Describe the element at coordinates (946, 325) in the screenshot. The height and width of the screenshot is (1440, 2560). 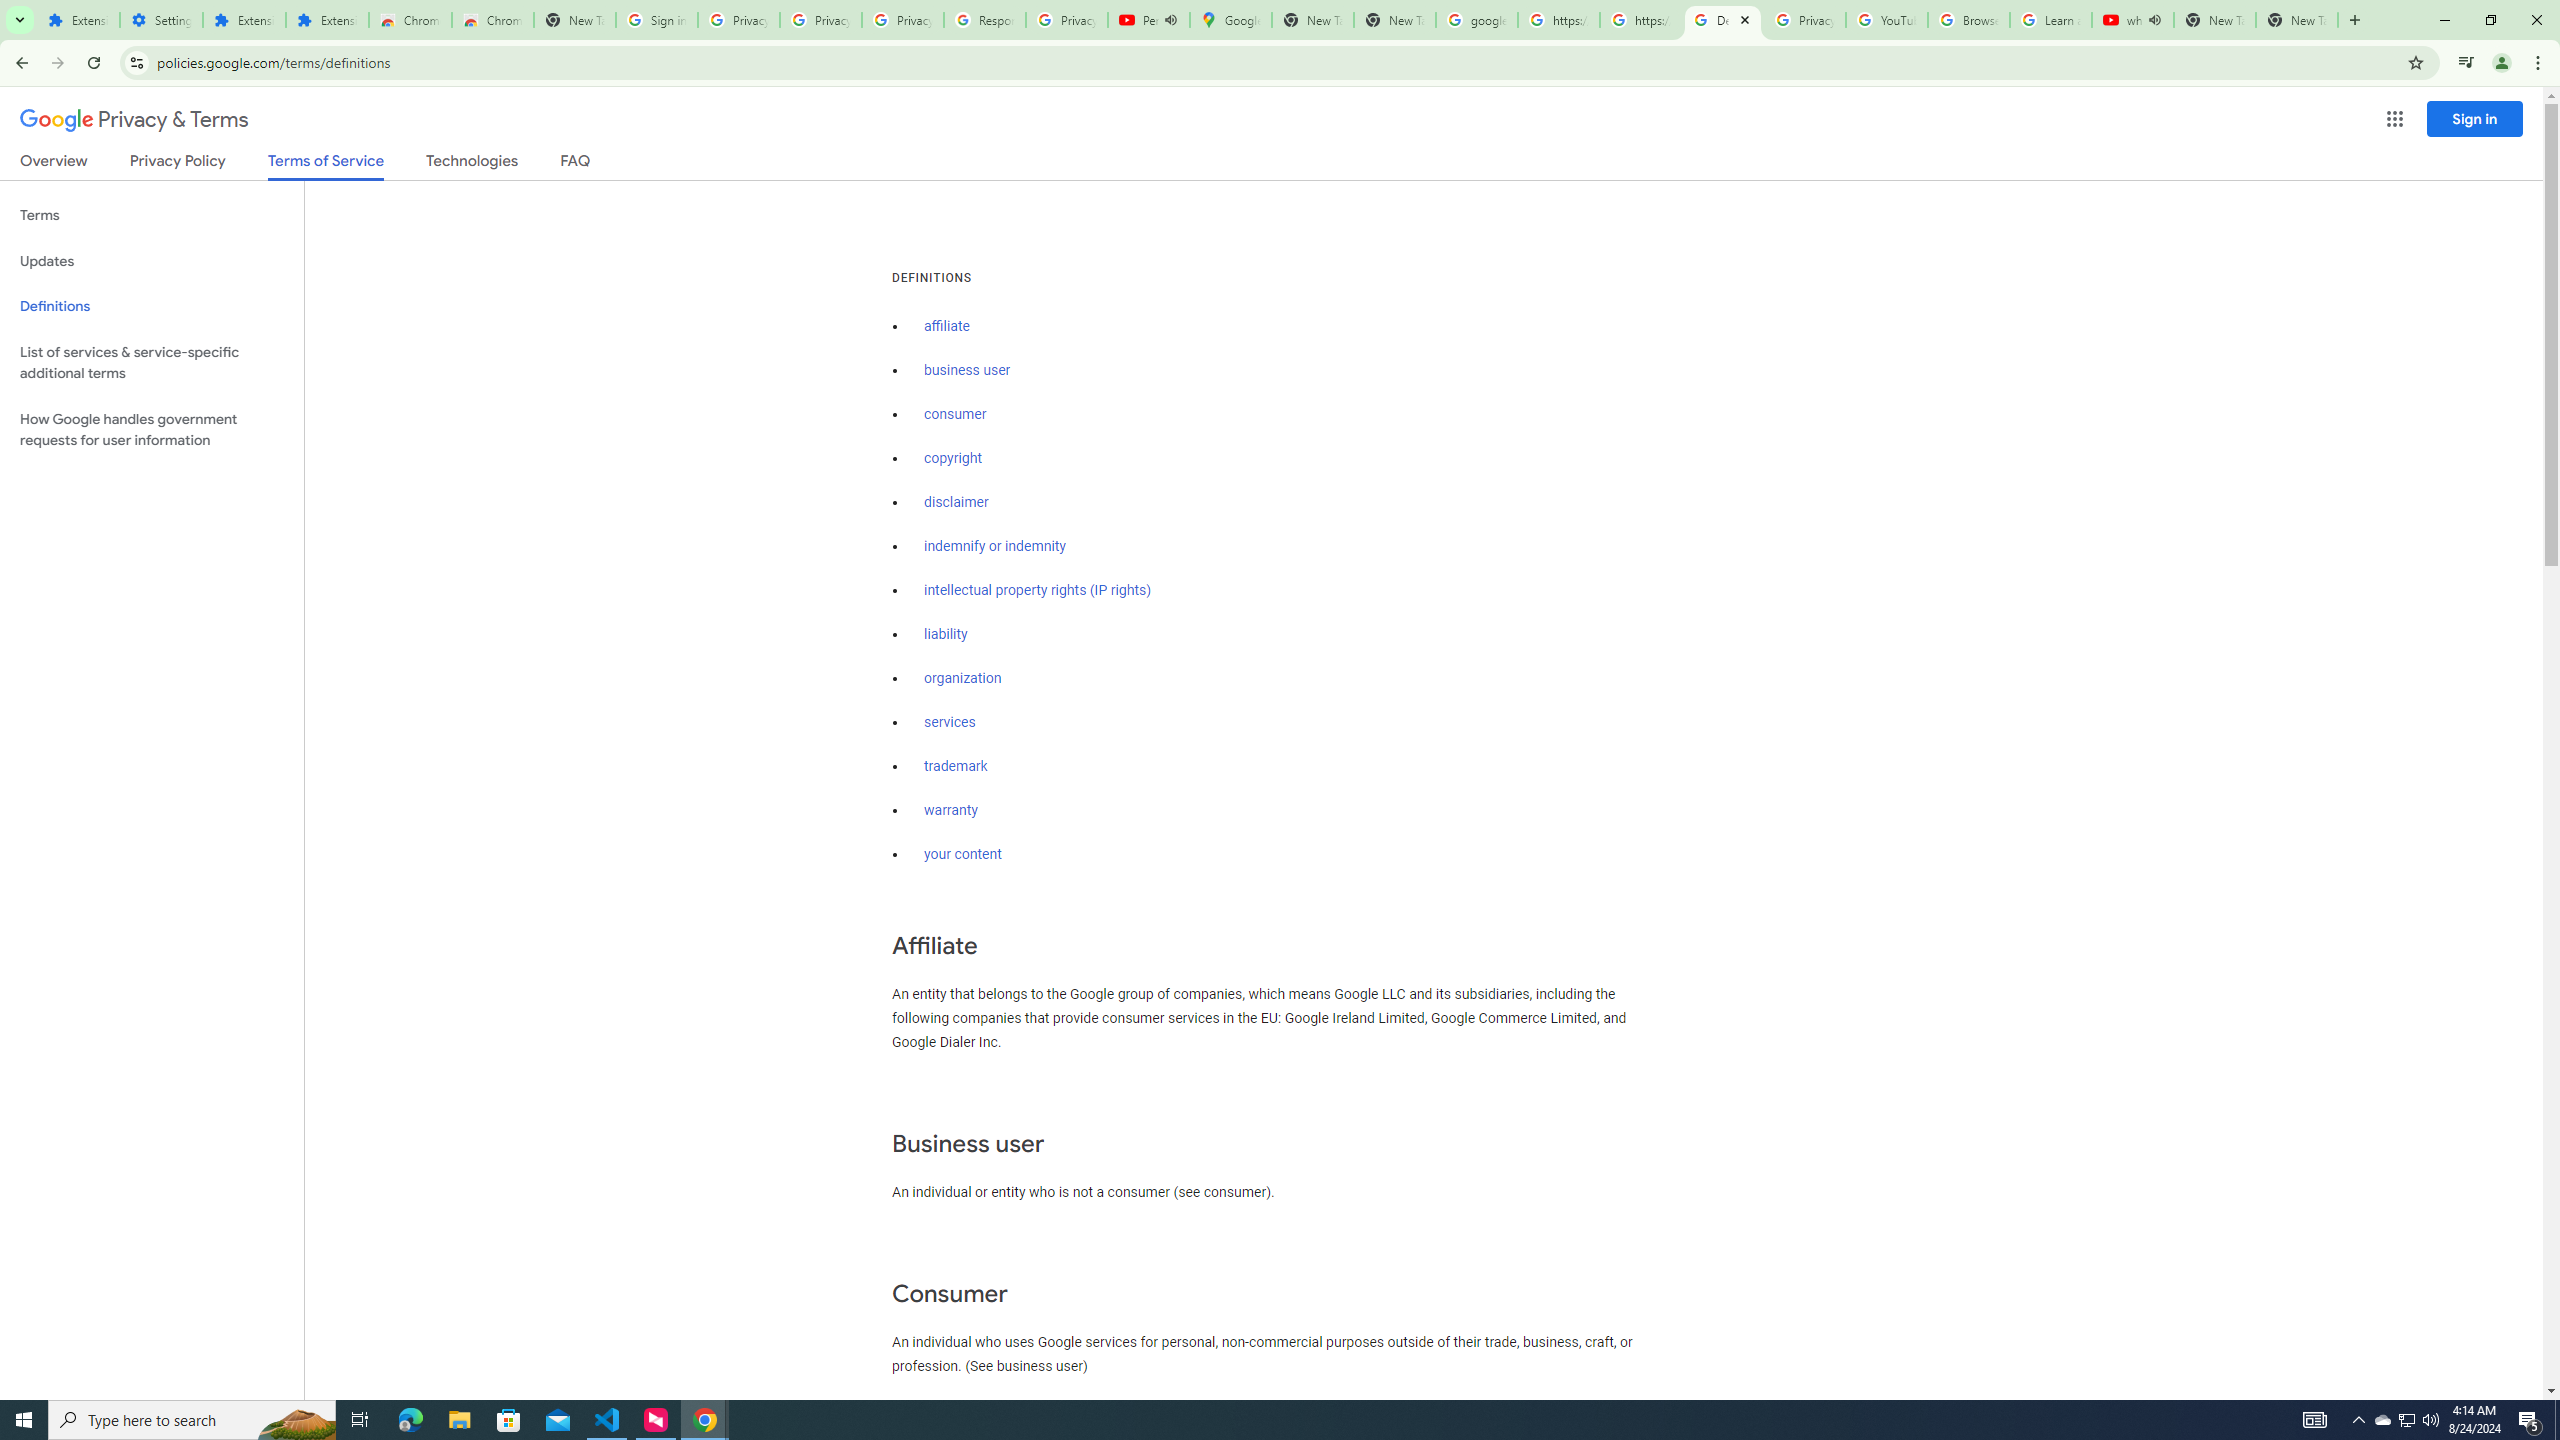
I see `'affiliate'` at that location.